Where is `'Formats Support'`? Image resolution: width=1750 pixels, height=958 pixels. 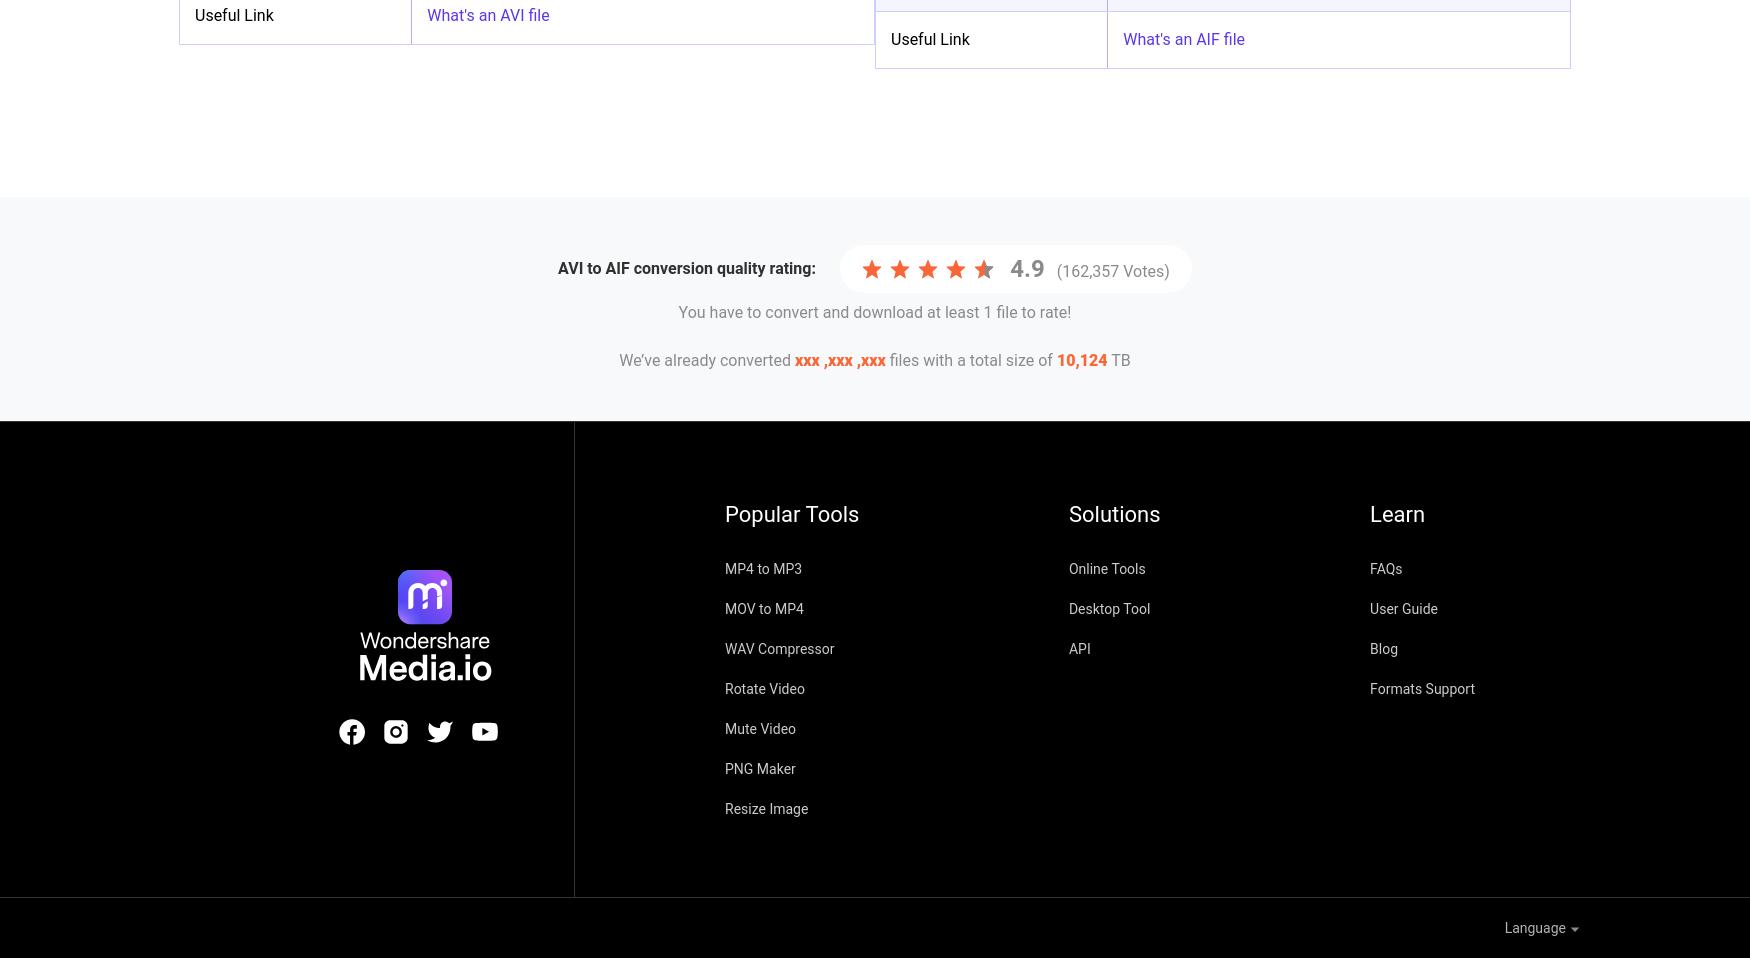
'Formats Support' is located at coordinates (1370, 687).